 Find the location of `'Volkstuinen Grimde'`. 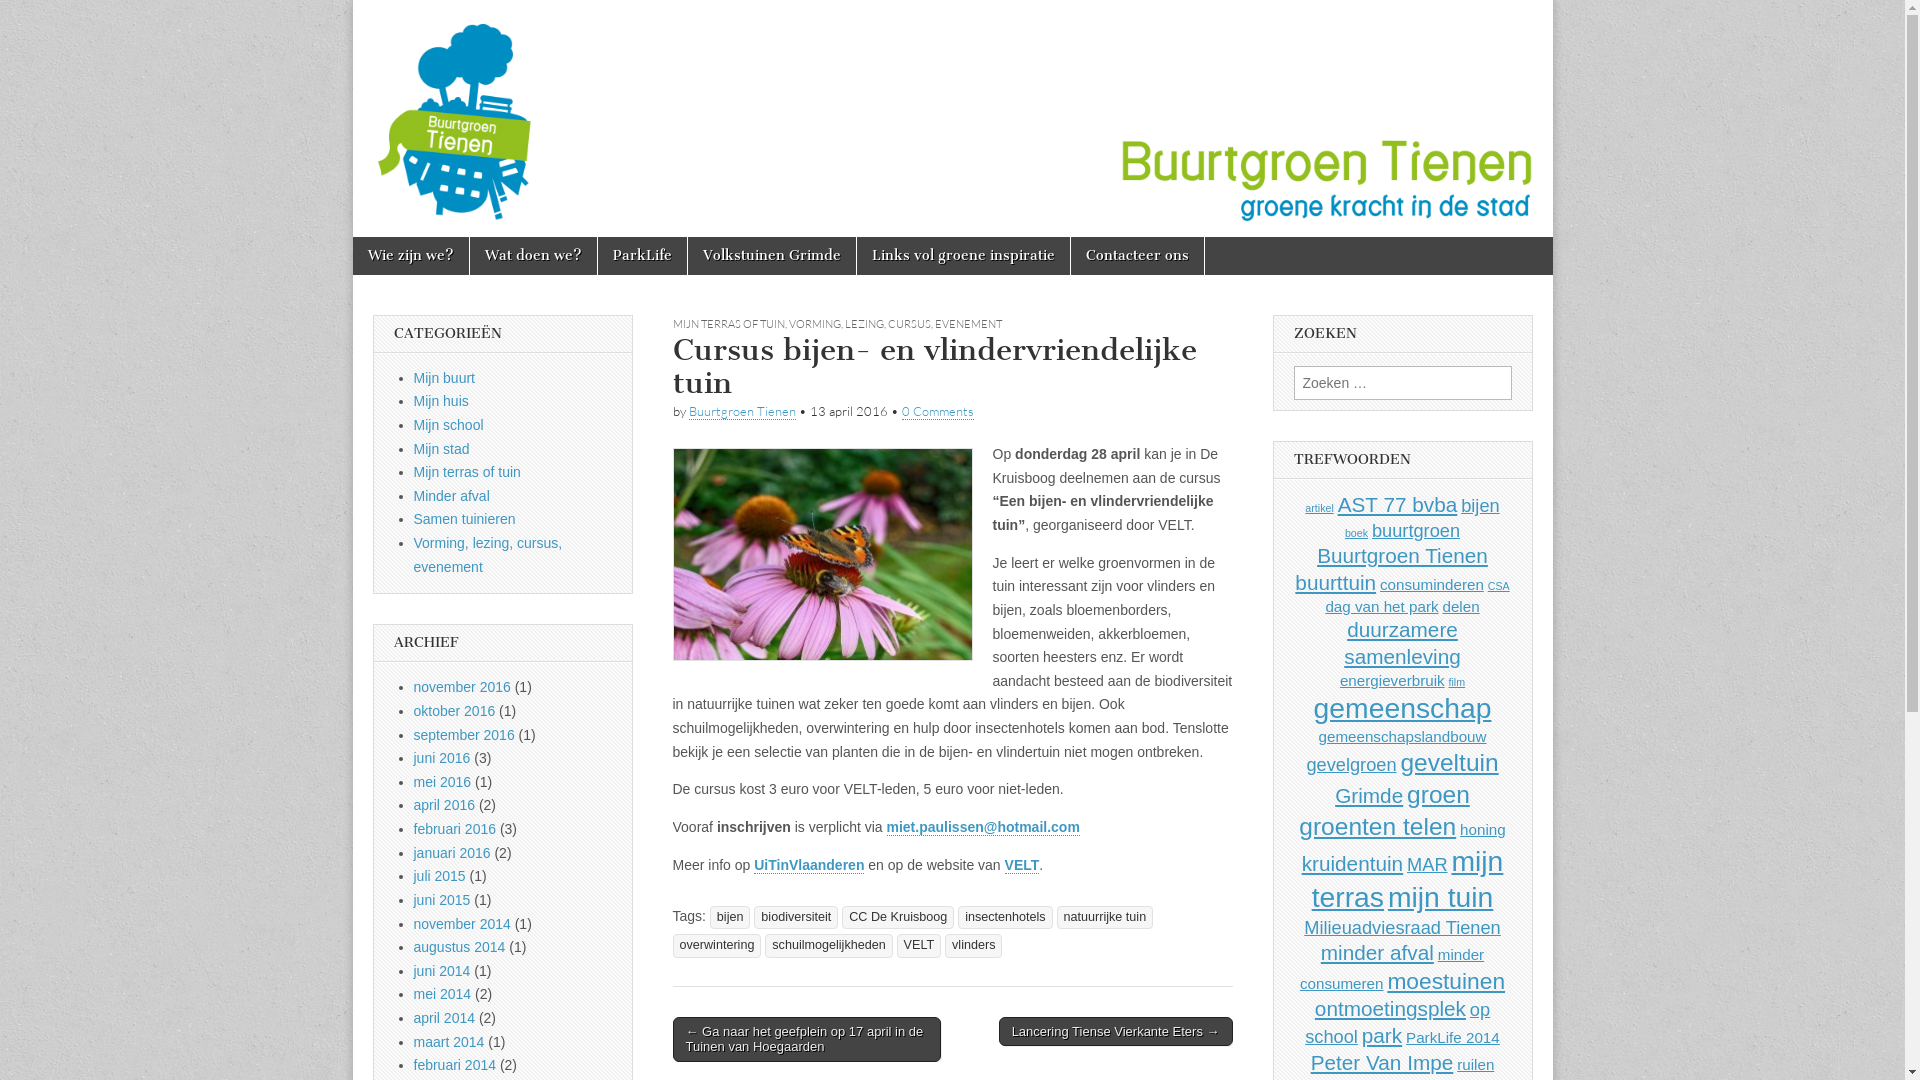

'Volkstuinen Grimde' is located at coordinates (771, 254).